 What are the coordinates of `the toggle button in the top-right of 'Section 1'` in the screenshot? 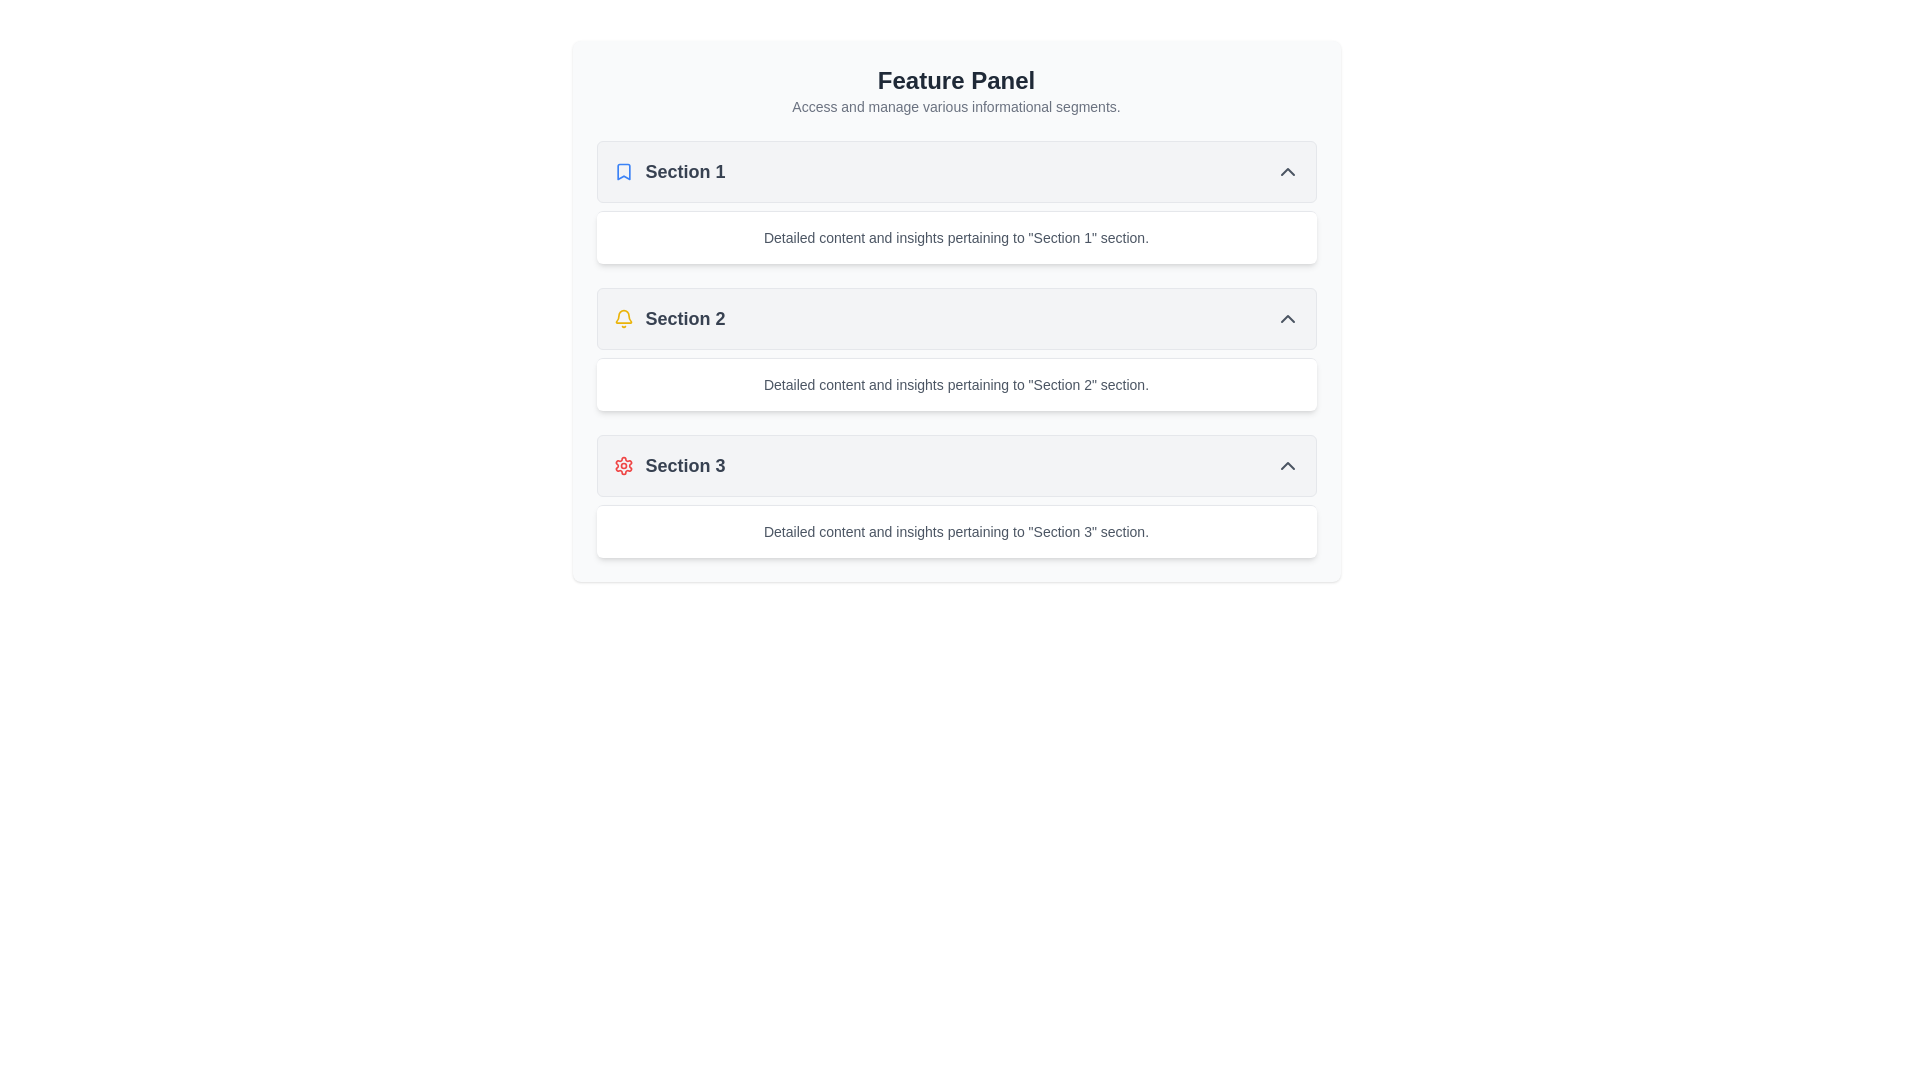 It's located at (1287, 171).